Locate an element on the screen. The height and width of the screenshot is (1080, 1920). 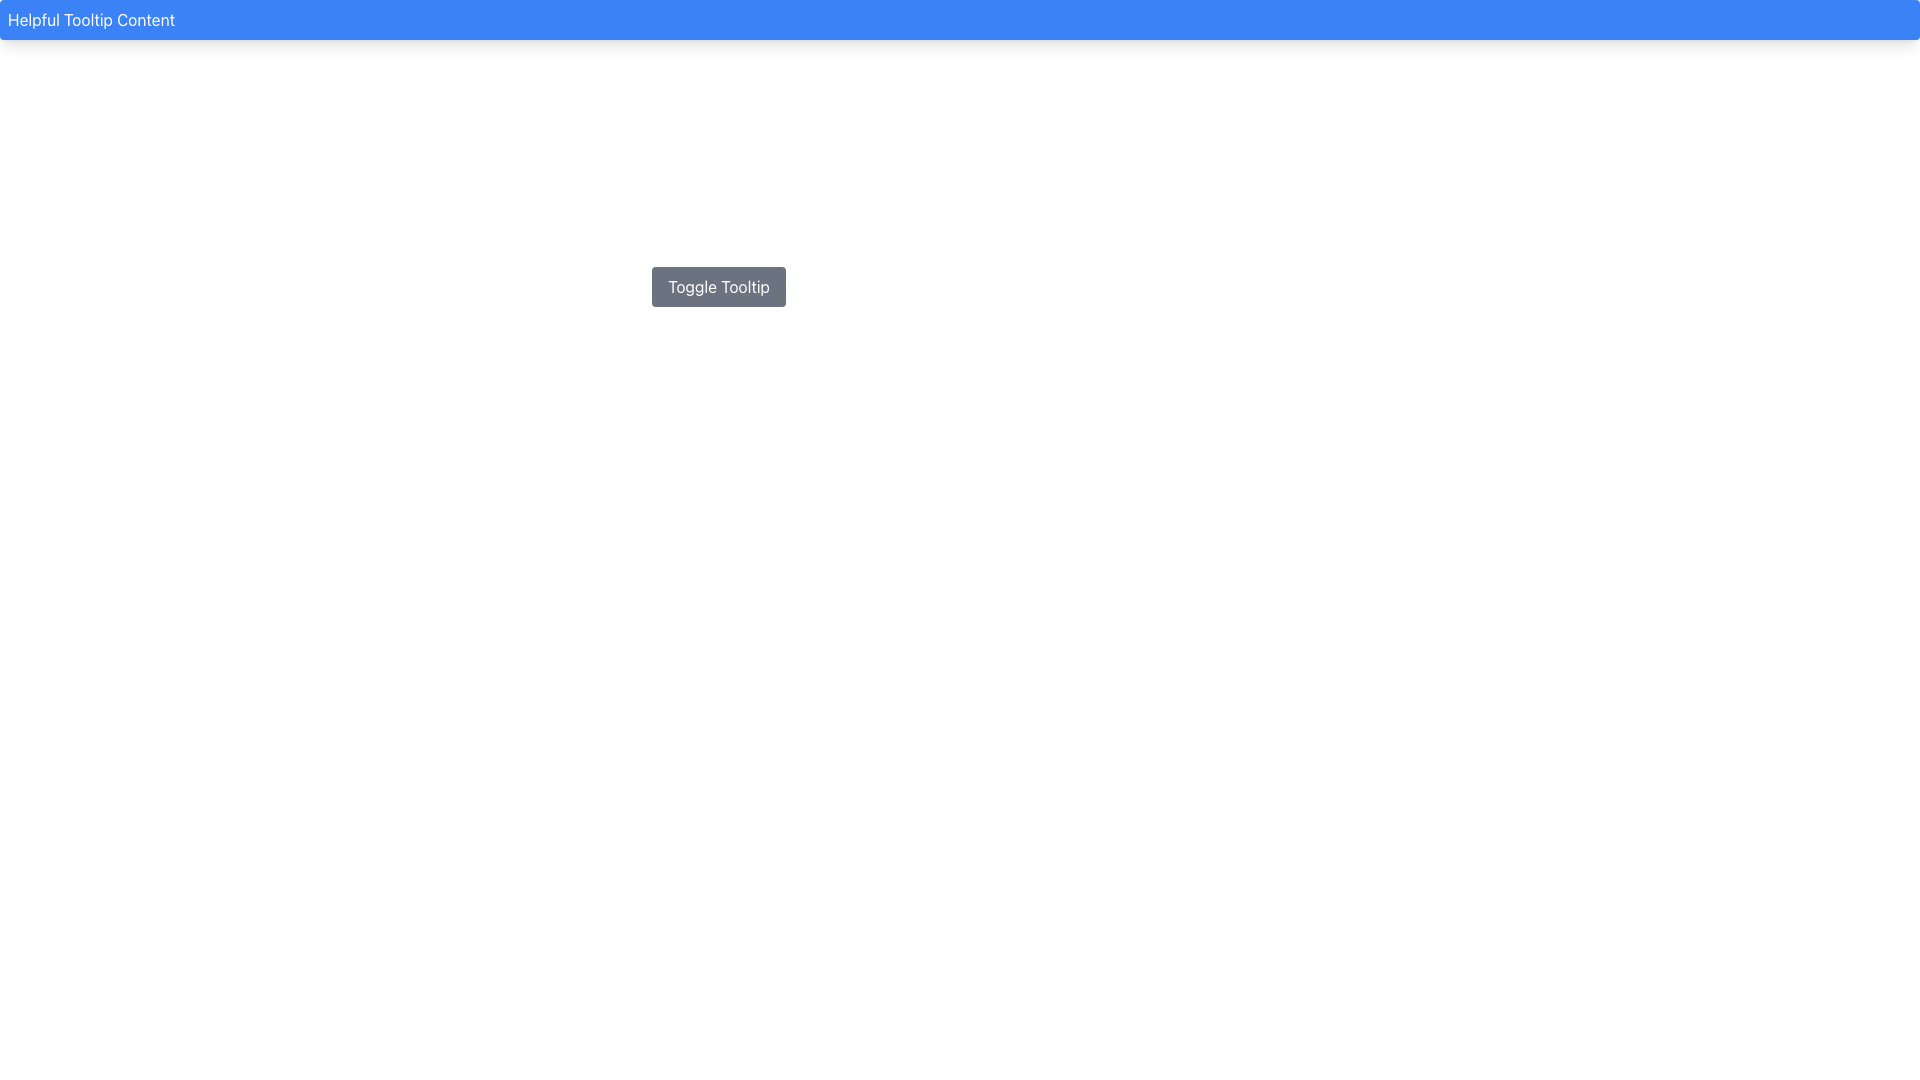
the button that toggles a tooltip display to observe styling changes is located at coordinates (719, 286).